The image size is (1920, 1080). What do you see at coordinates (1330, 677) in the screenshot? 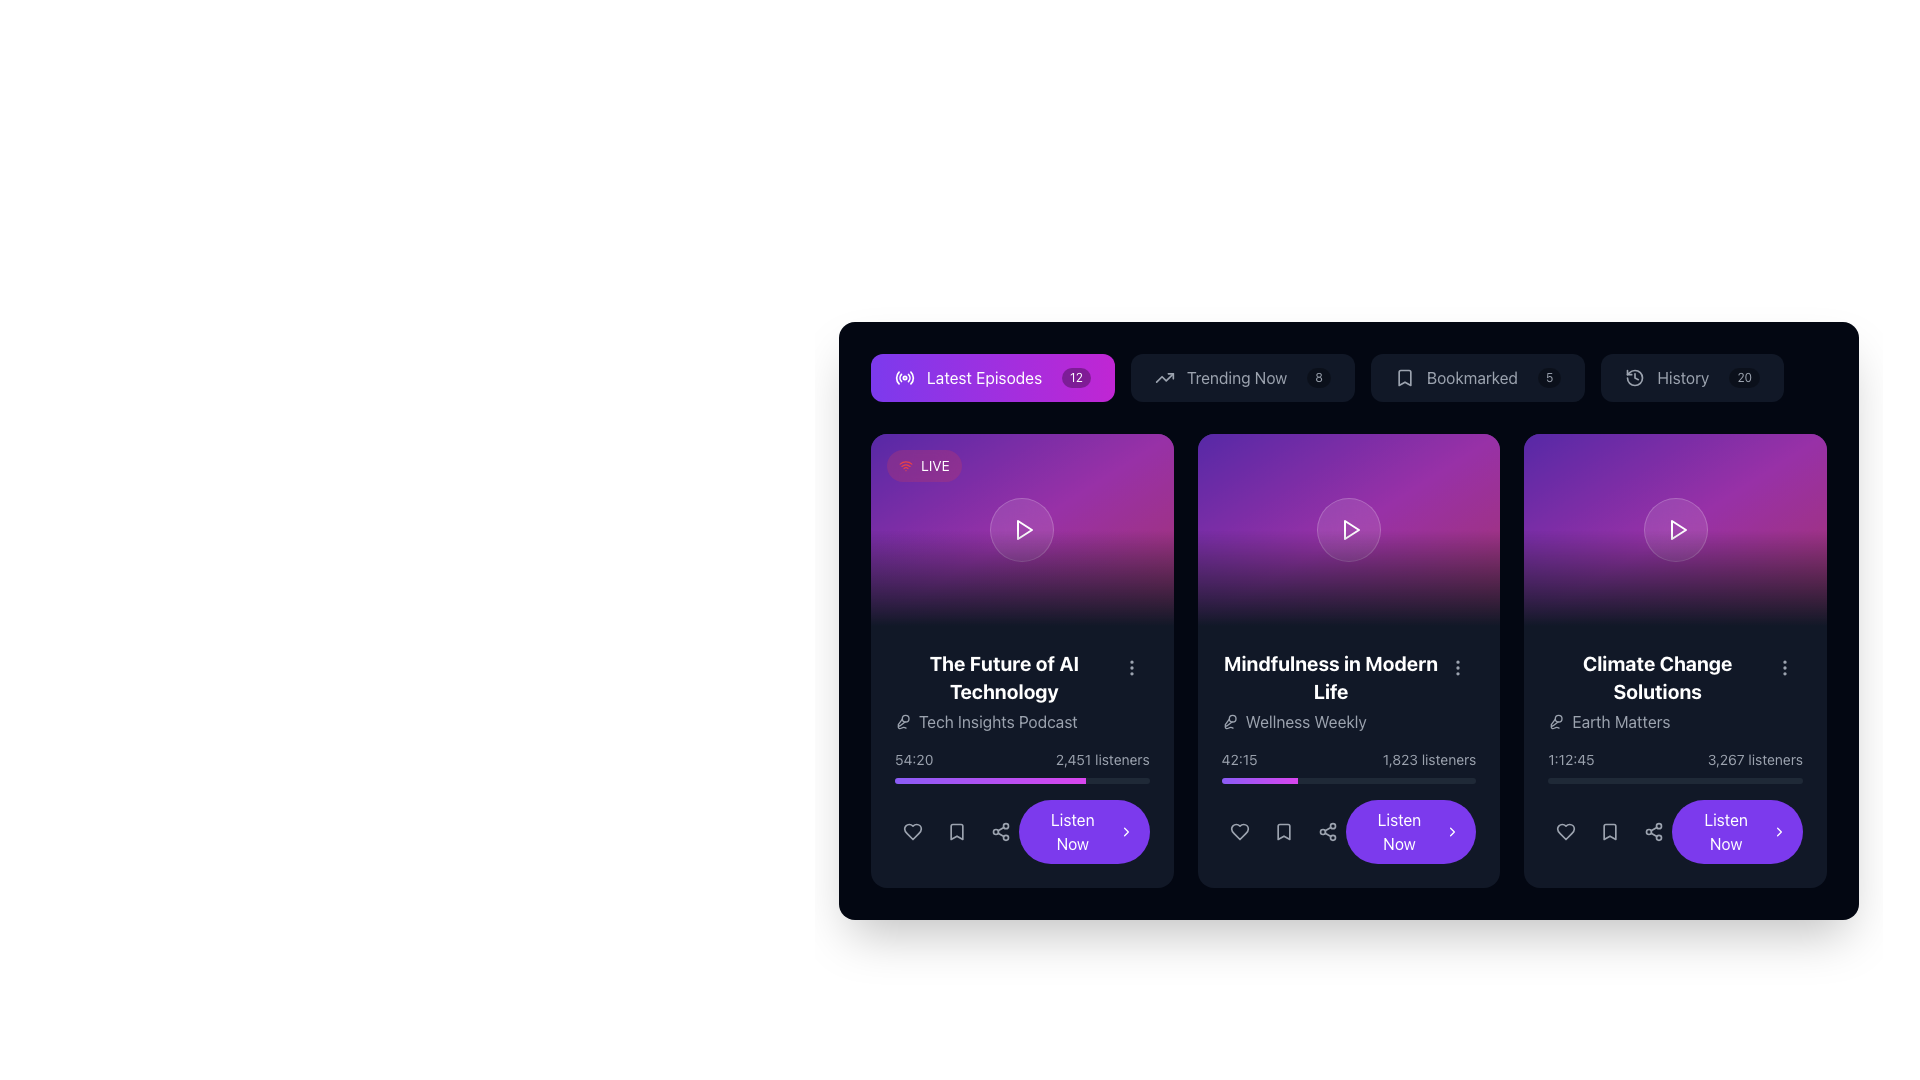
I see `the text element displaying 'Mindfulness in Modern Life' for accessibility tools` at bounding box center [1330, 677].